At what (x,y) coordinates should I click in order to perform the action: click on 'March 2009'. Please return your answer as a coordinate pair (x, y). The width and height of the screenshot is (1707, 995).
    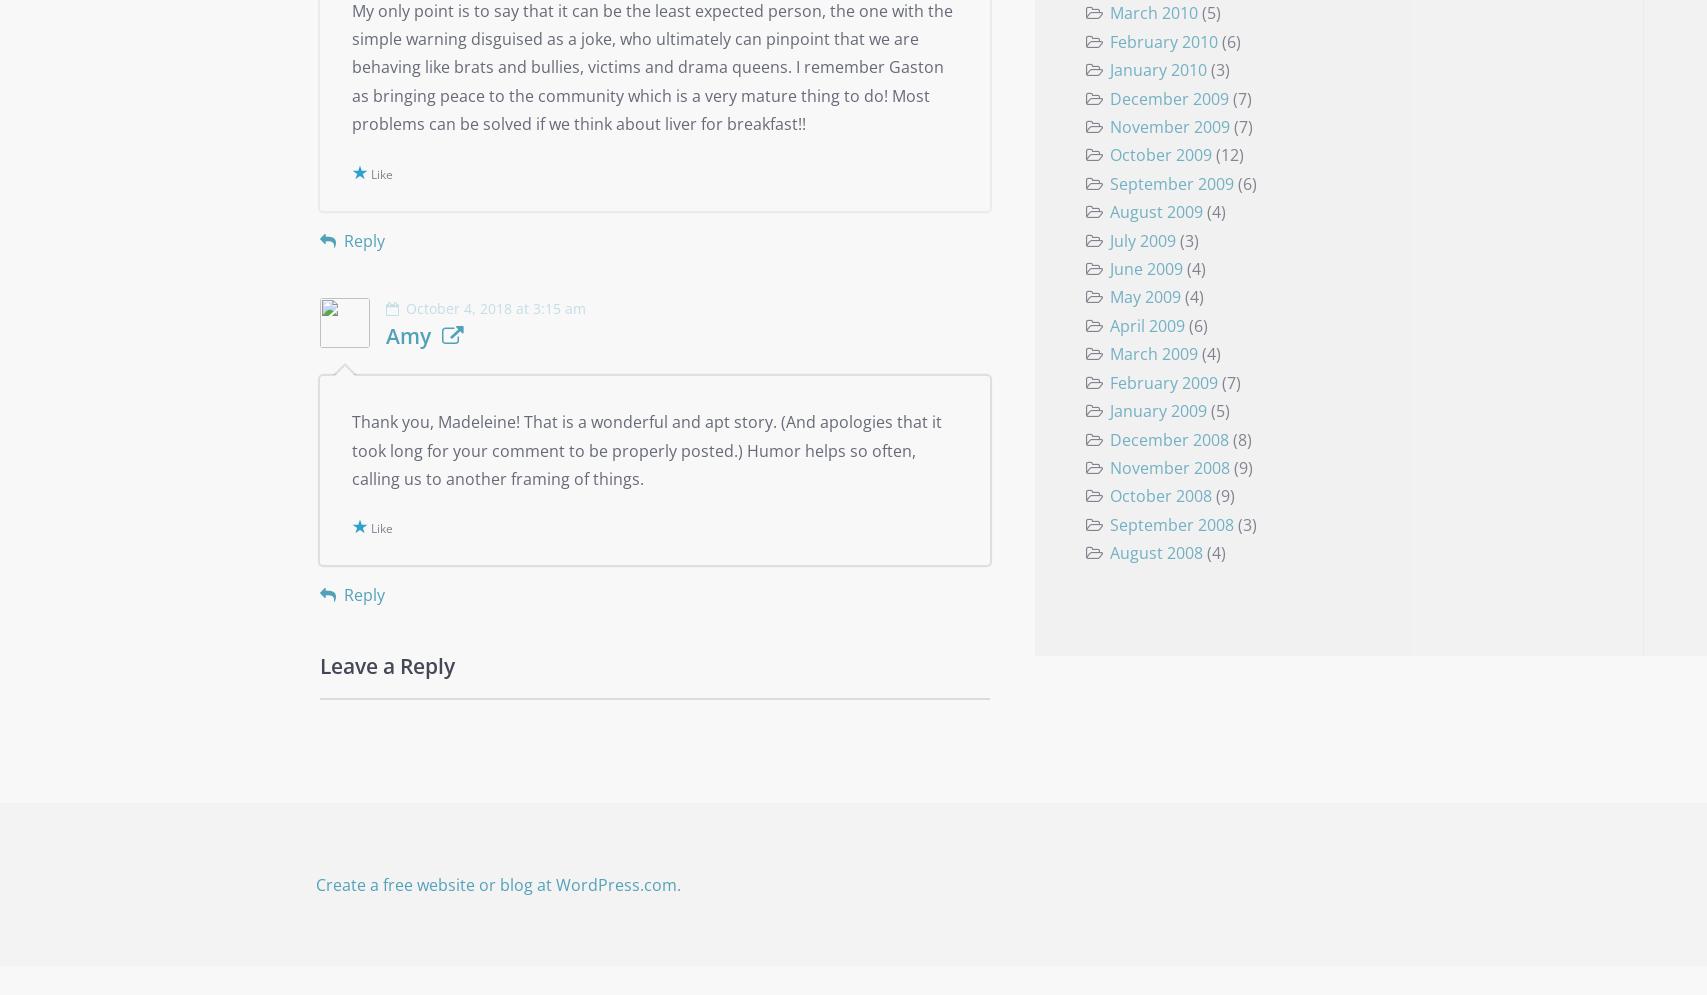
    Looking at the image, I should click on (1152, 353).